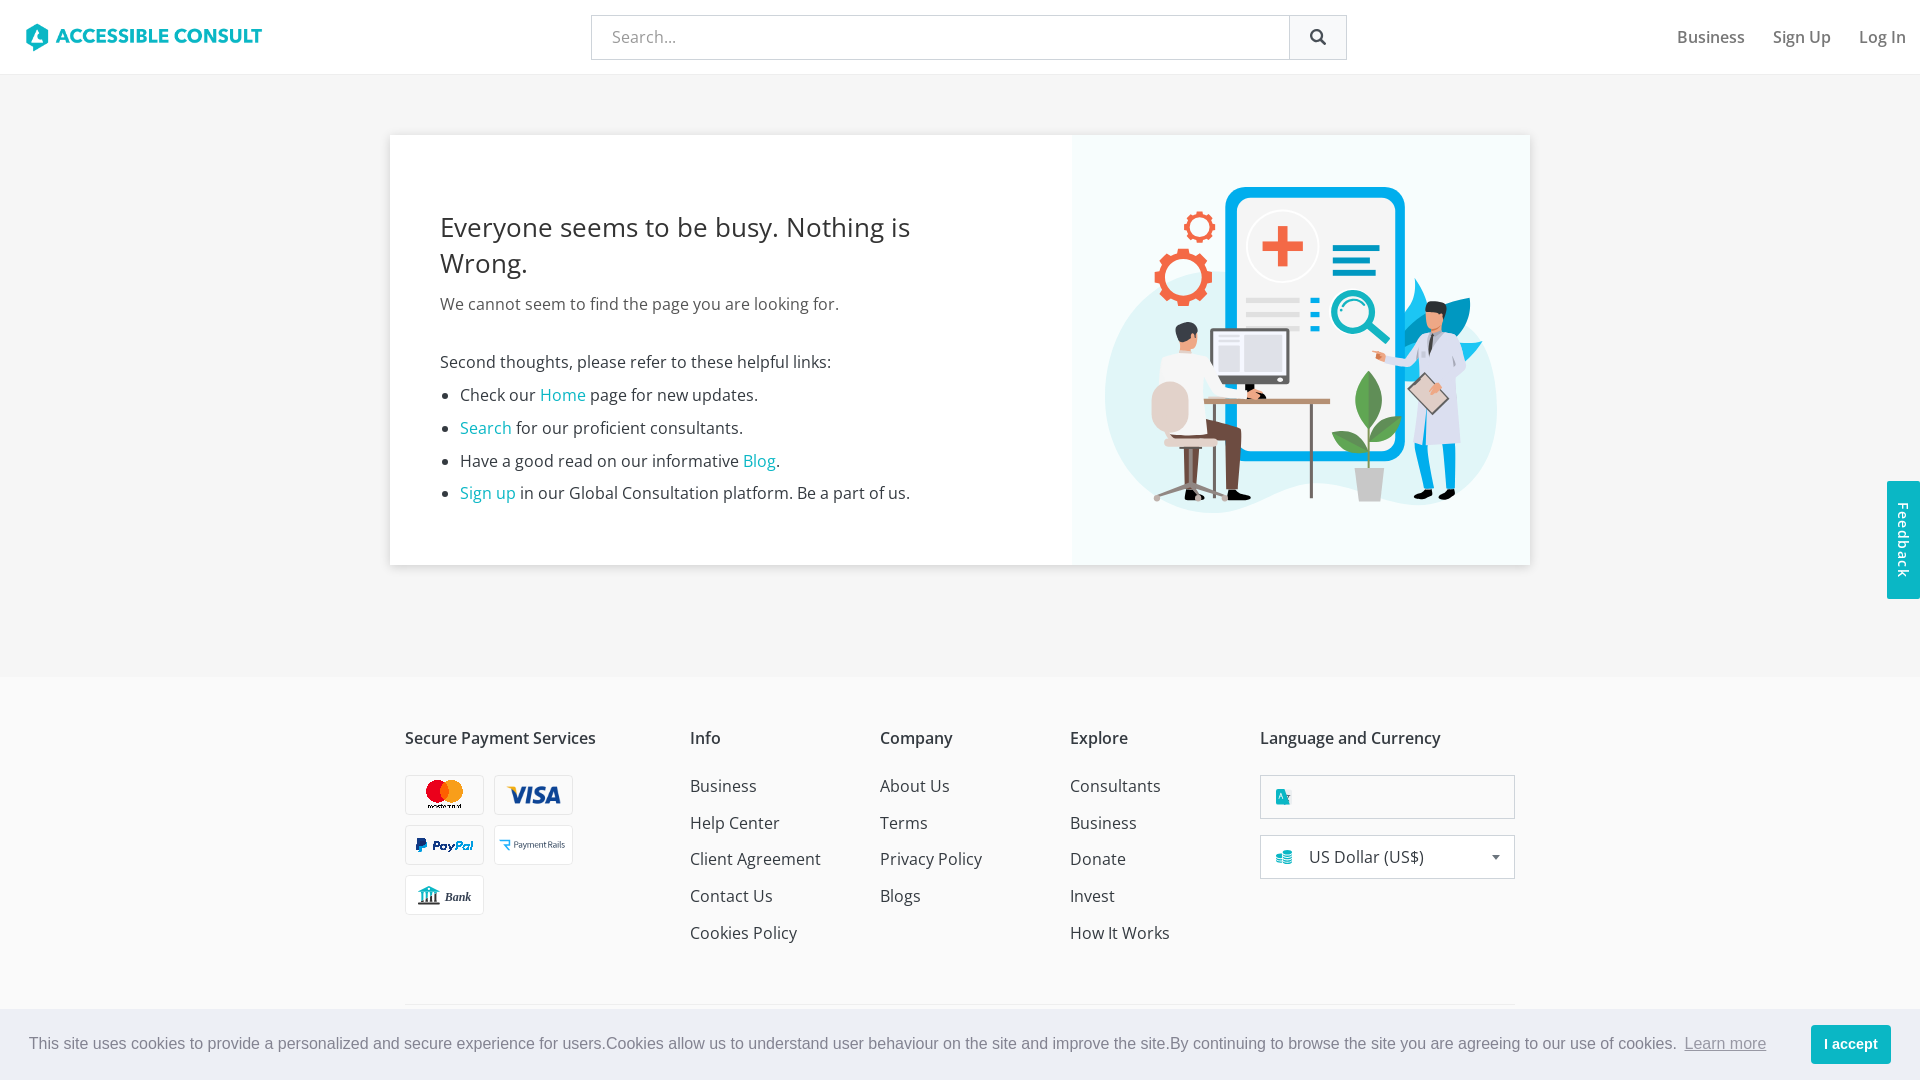  What do you see at coordinates (1723, 1043) in the screenshot?
I see `'Learn more'` at bounding box center [1723, 1043].